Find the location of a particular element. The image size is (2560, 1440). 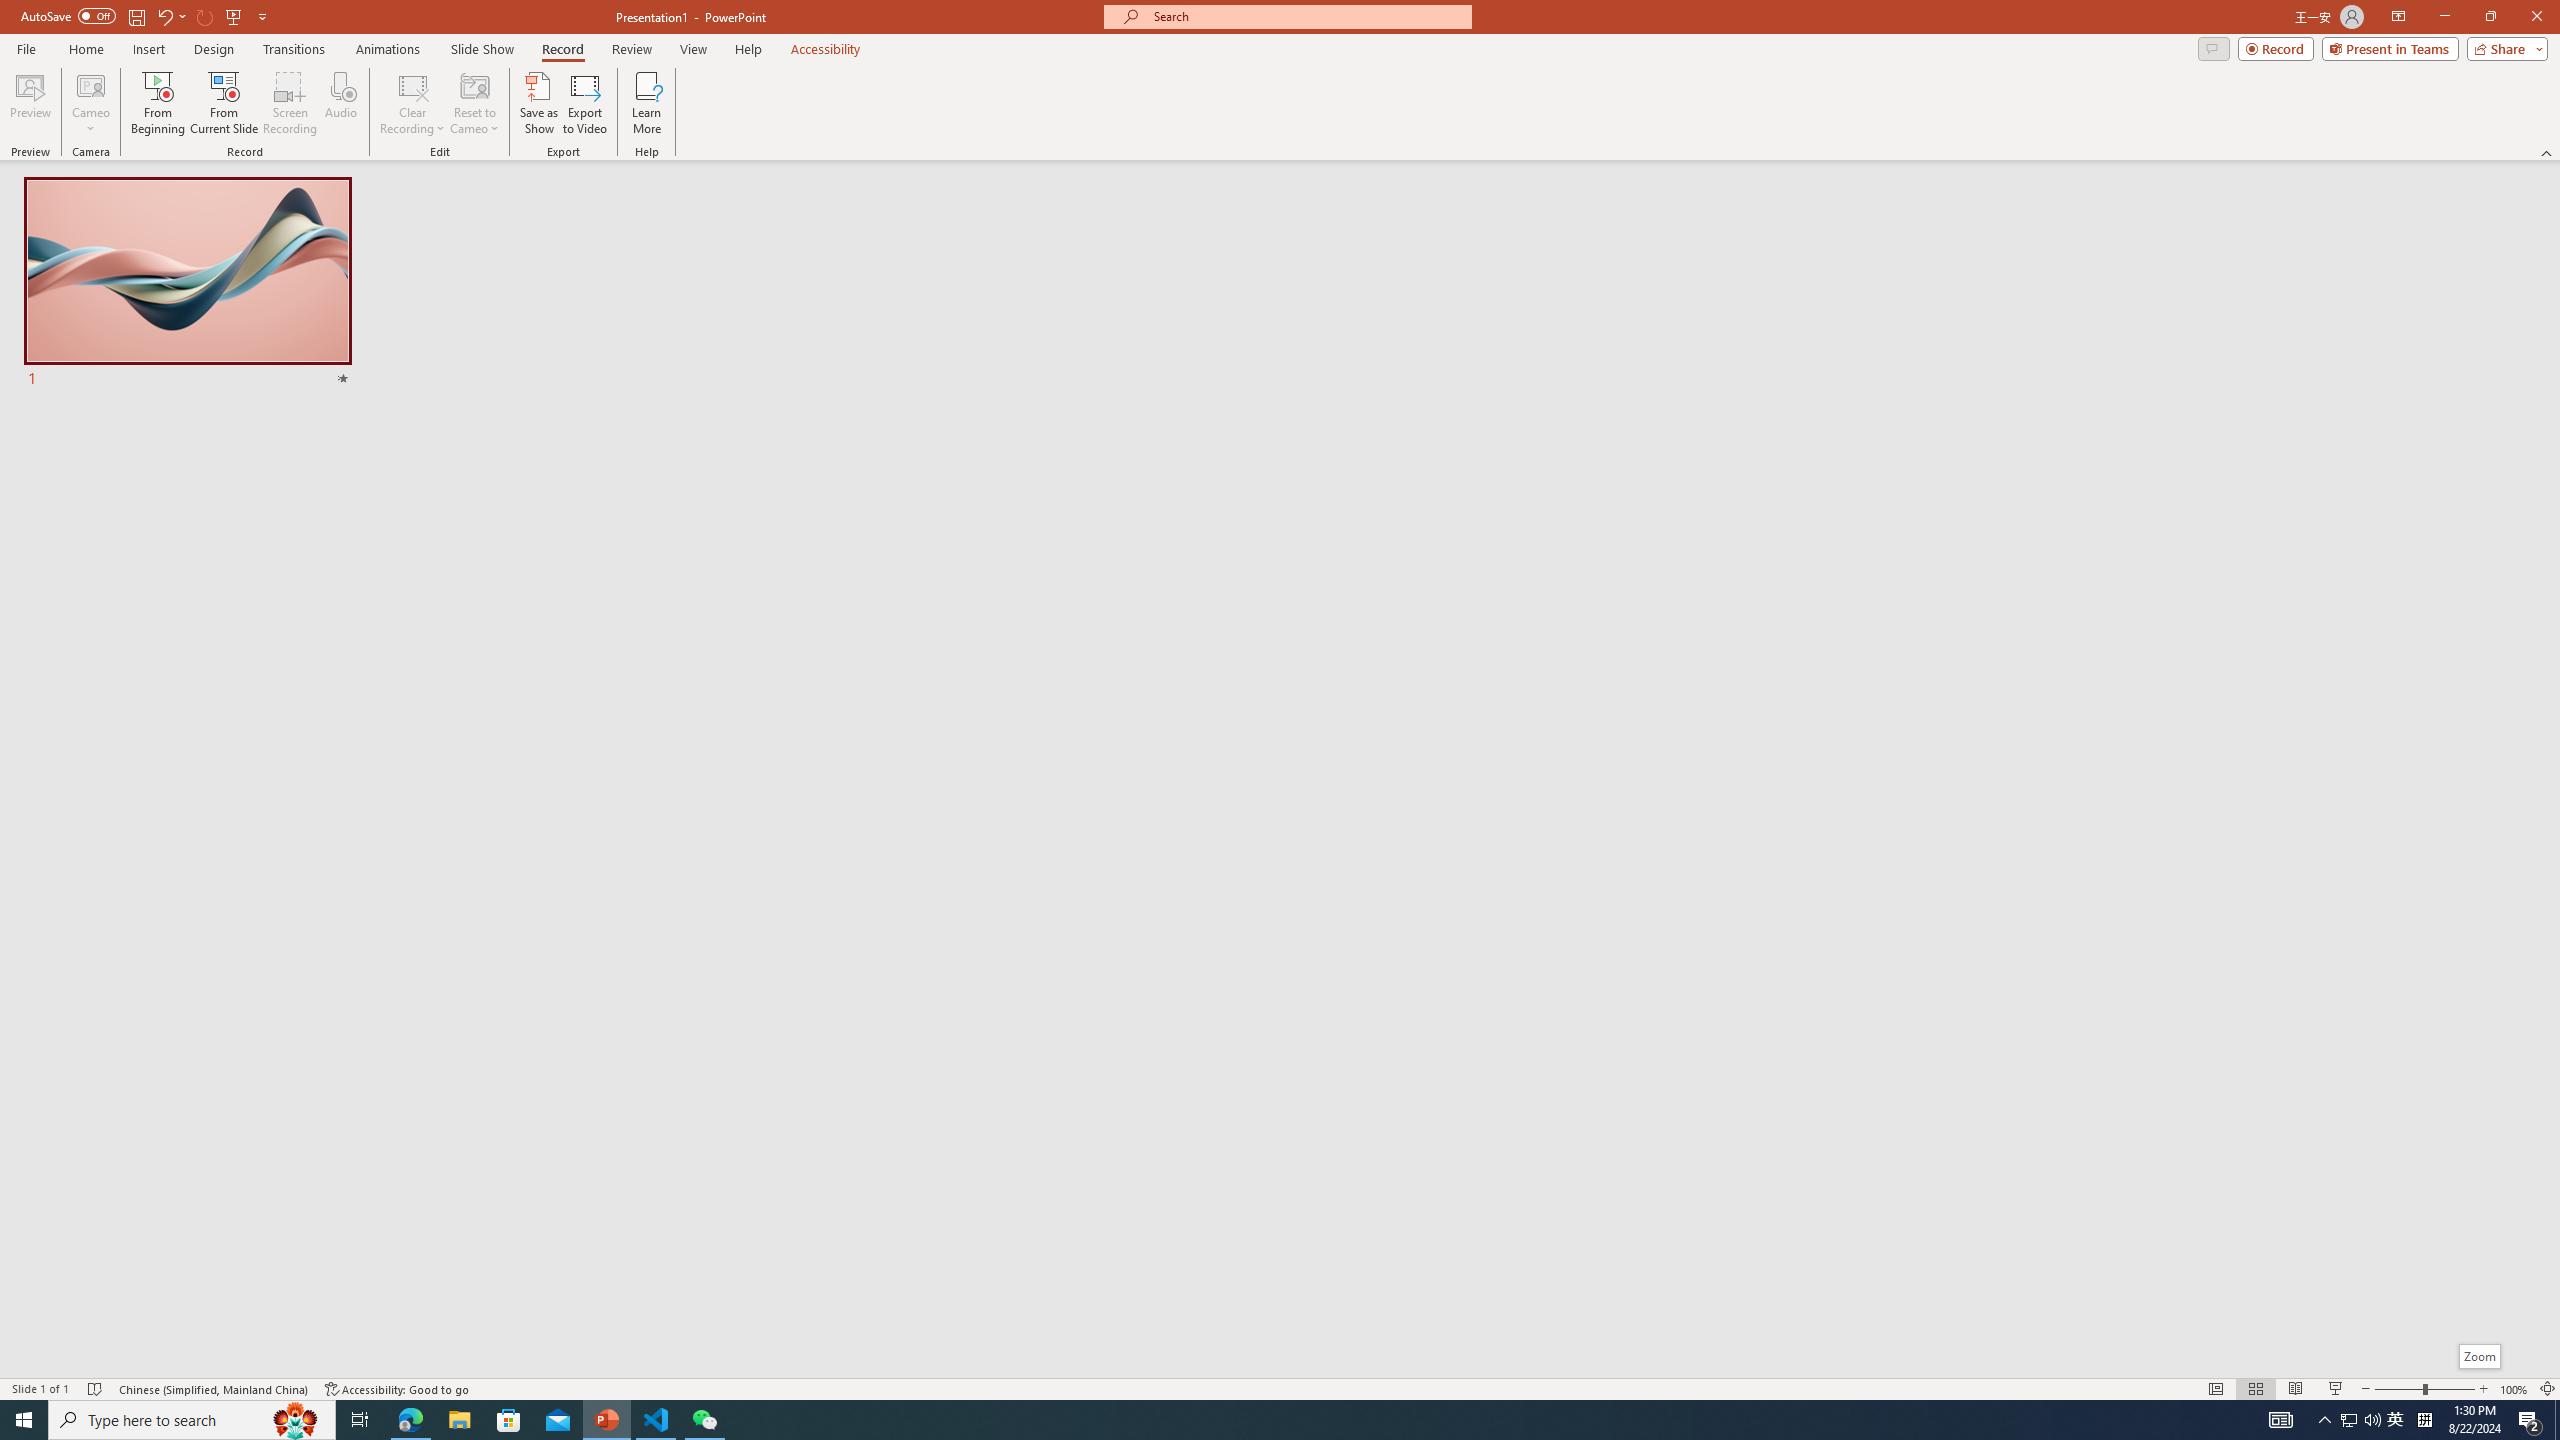

'Screen Recording' is located at coordinates (289, 103).